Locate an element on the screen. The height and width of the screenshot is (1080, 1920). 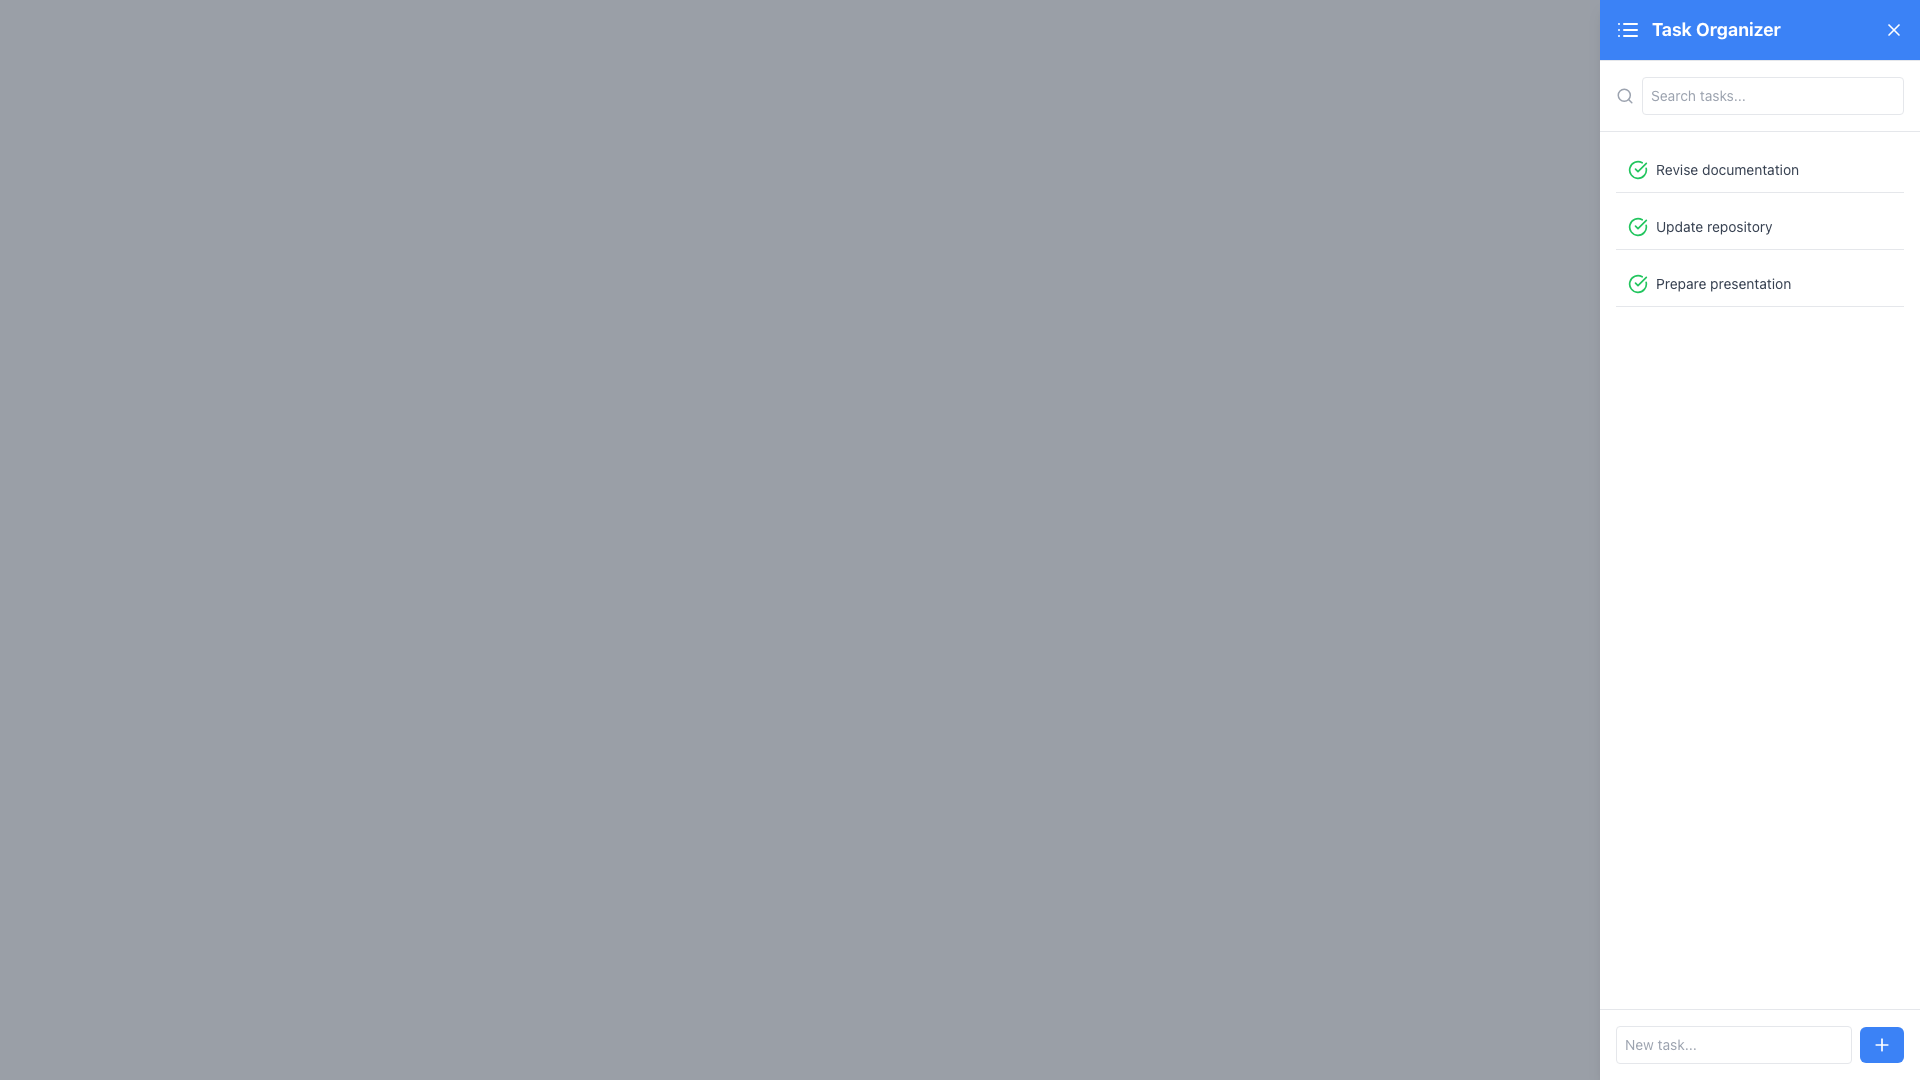
task description of the first item labeled 'Revise documentation' in the task organizer list, located in the scrollable section on the right-hand side of the interface is located at coordinates (1760, 169).